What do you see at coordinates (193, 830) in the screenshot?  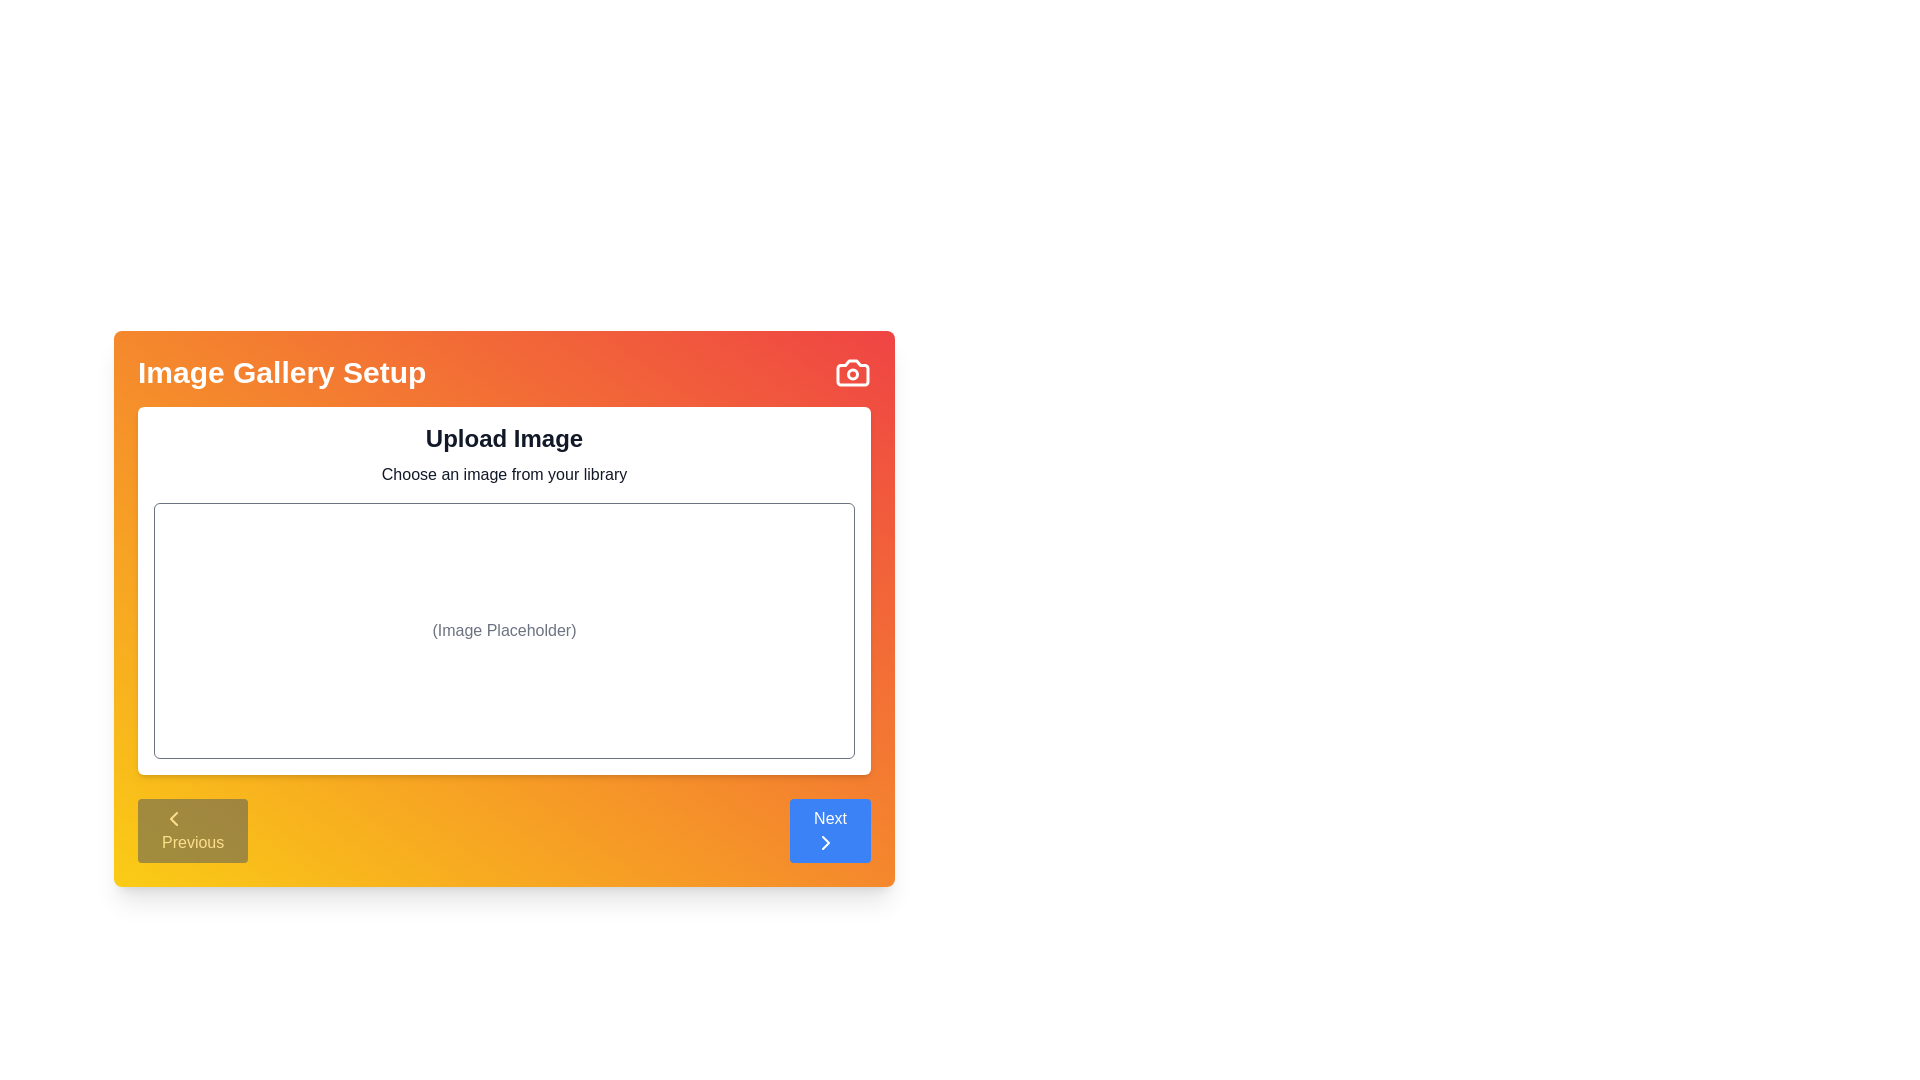 I see `the Previous button to navigate the steps` at bounding box center [193, 830].